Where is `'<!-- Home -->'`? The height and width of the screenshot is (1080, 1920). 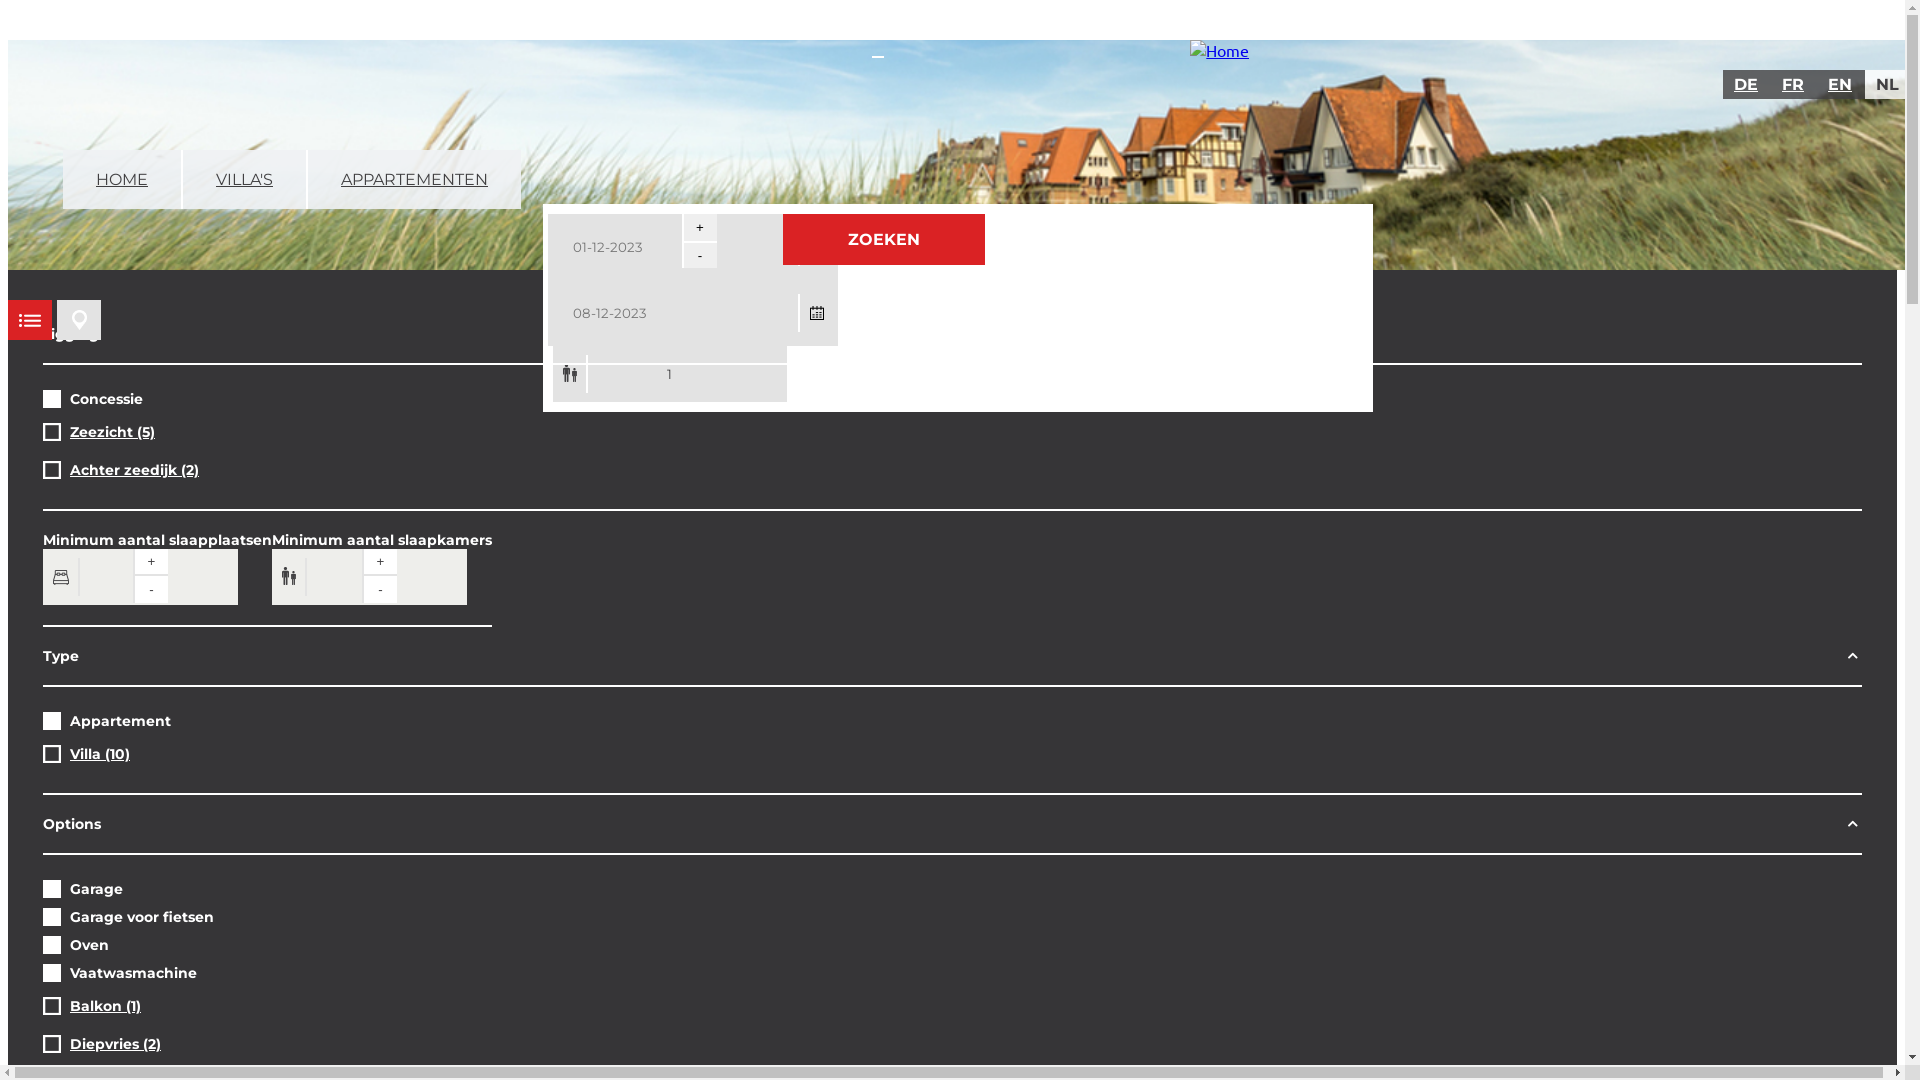
'<!-- Home -->' is located at coordinates (1218, 49).